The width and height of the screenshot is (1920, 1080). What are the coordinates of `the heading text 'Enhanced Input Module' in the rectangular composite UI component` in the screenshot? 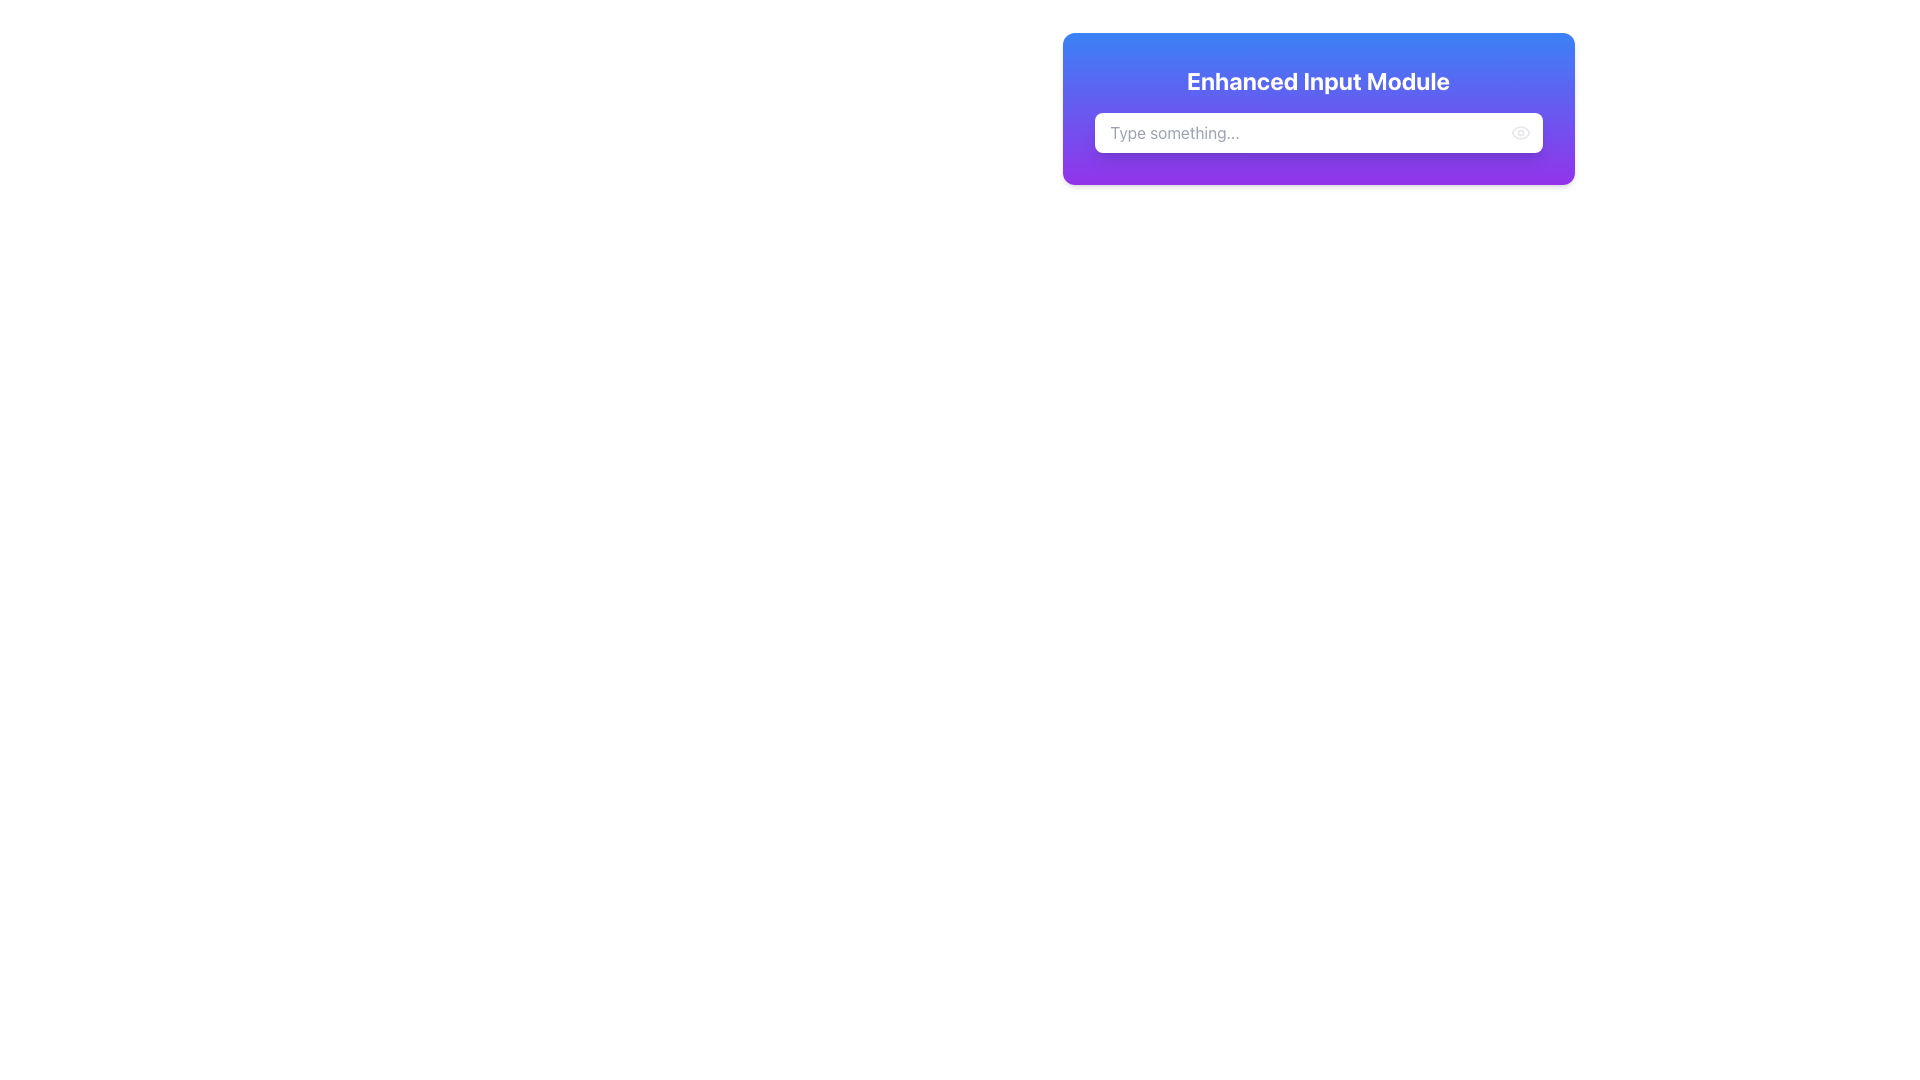 It's located at (1318, 108).